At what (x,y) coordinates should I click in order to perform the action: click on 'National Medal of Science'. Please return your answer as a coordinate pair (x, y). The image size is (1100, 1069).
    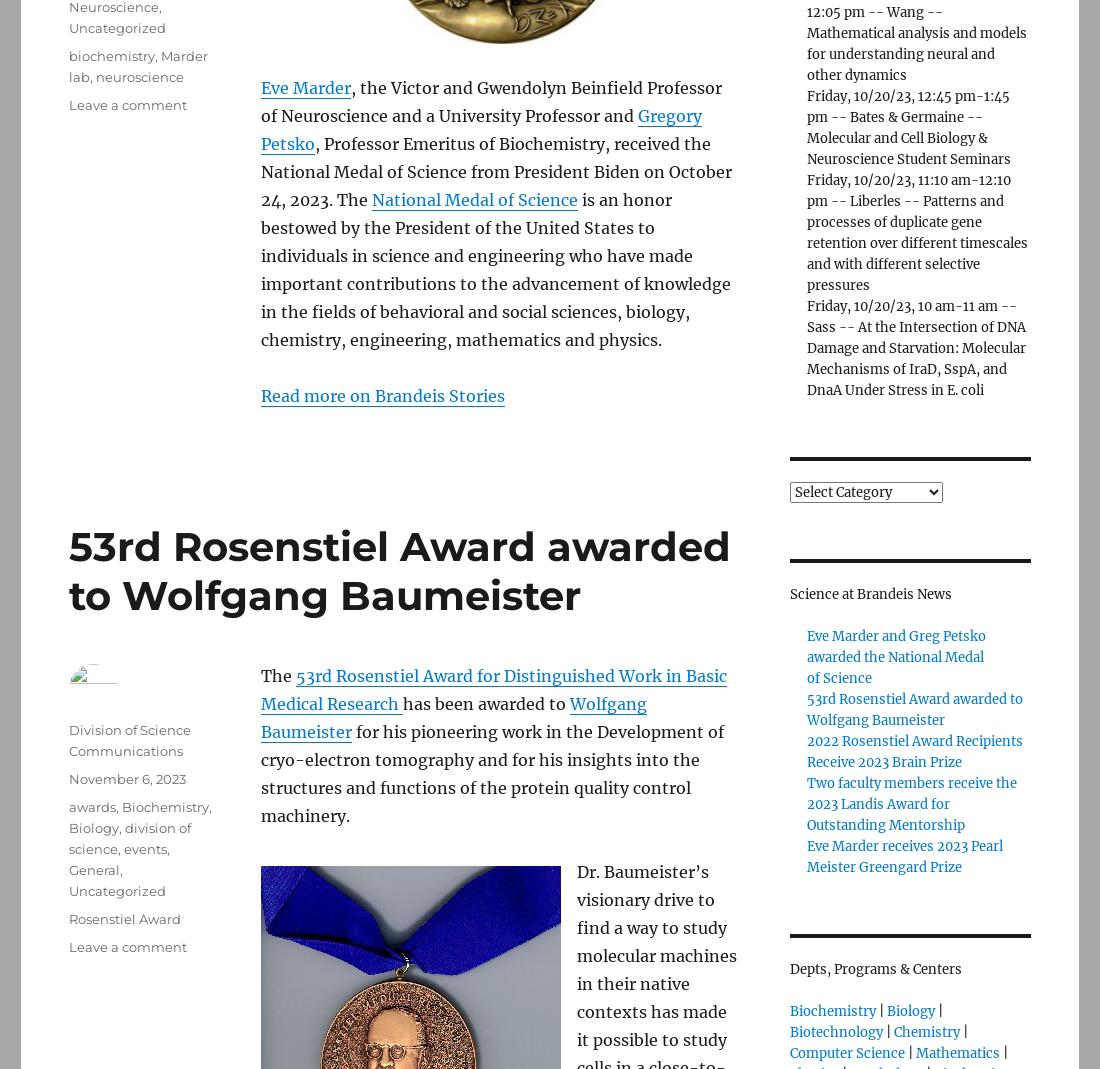
    Looking at the image, I should click on (473, 200).